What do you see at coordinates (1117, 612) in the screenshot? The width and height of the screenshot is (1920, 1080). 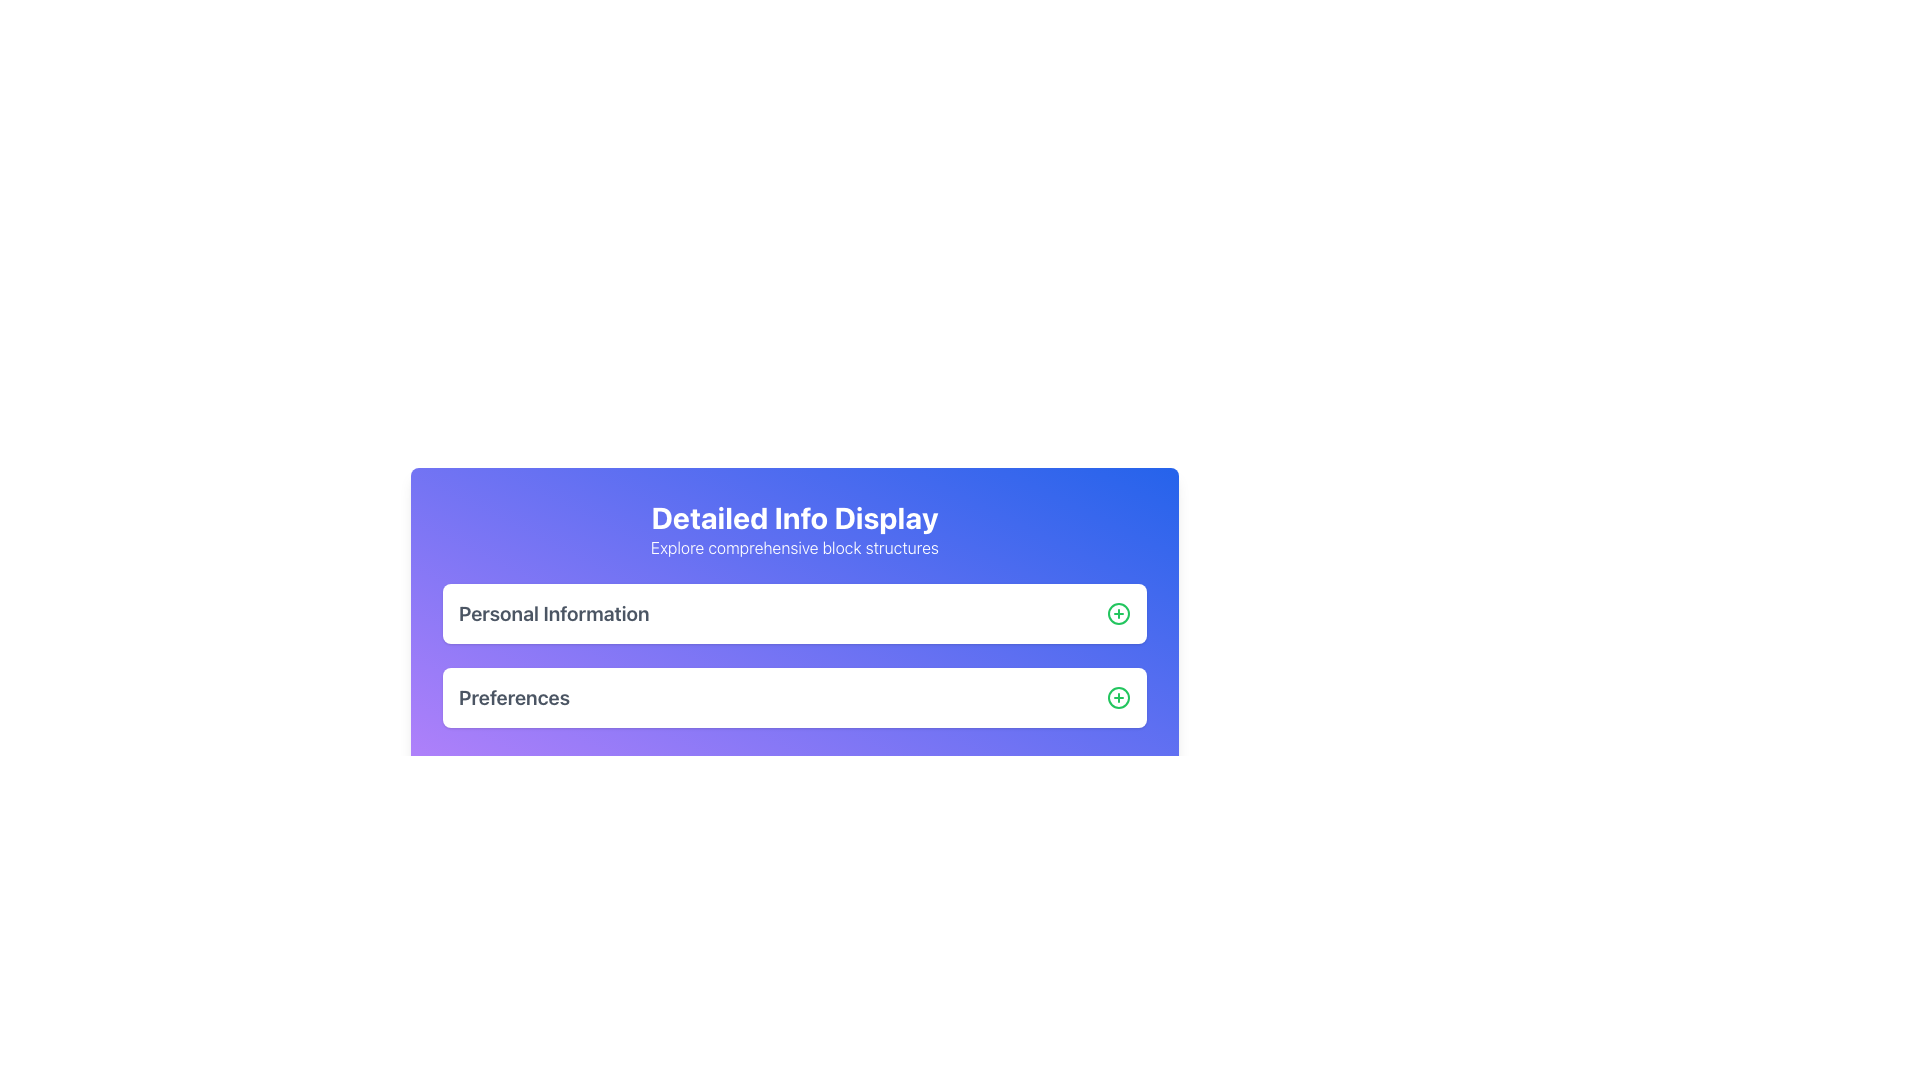 I see `the button located at the far right end of the 'Personal Information' row` at bounding box center [1117, 612].